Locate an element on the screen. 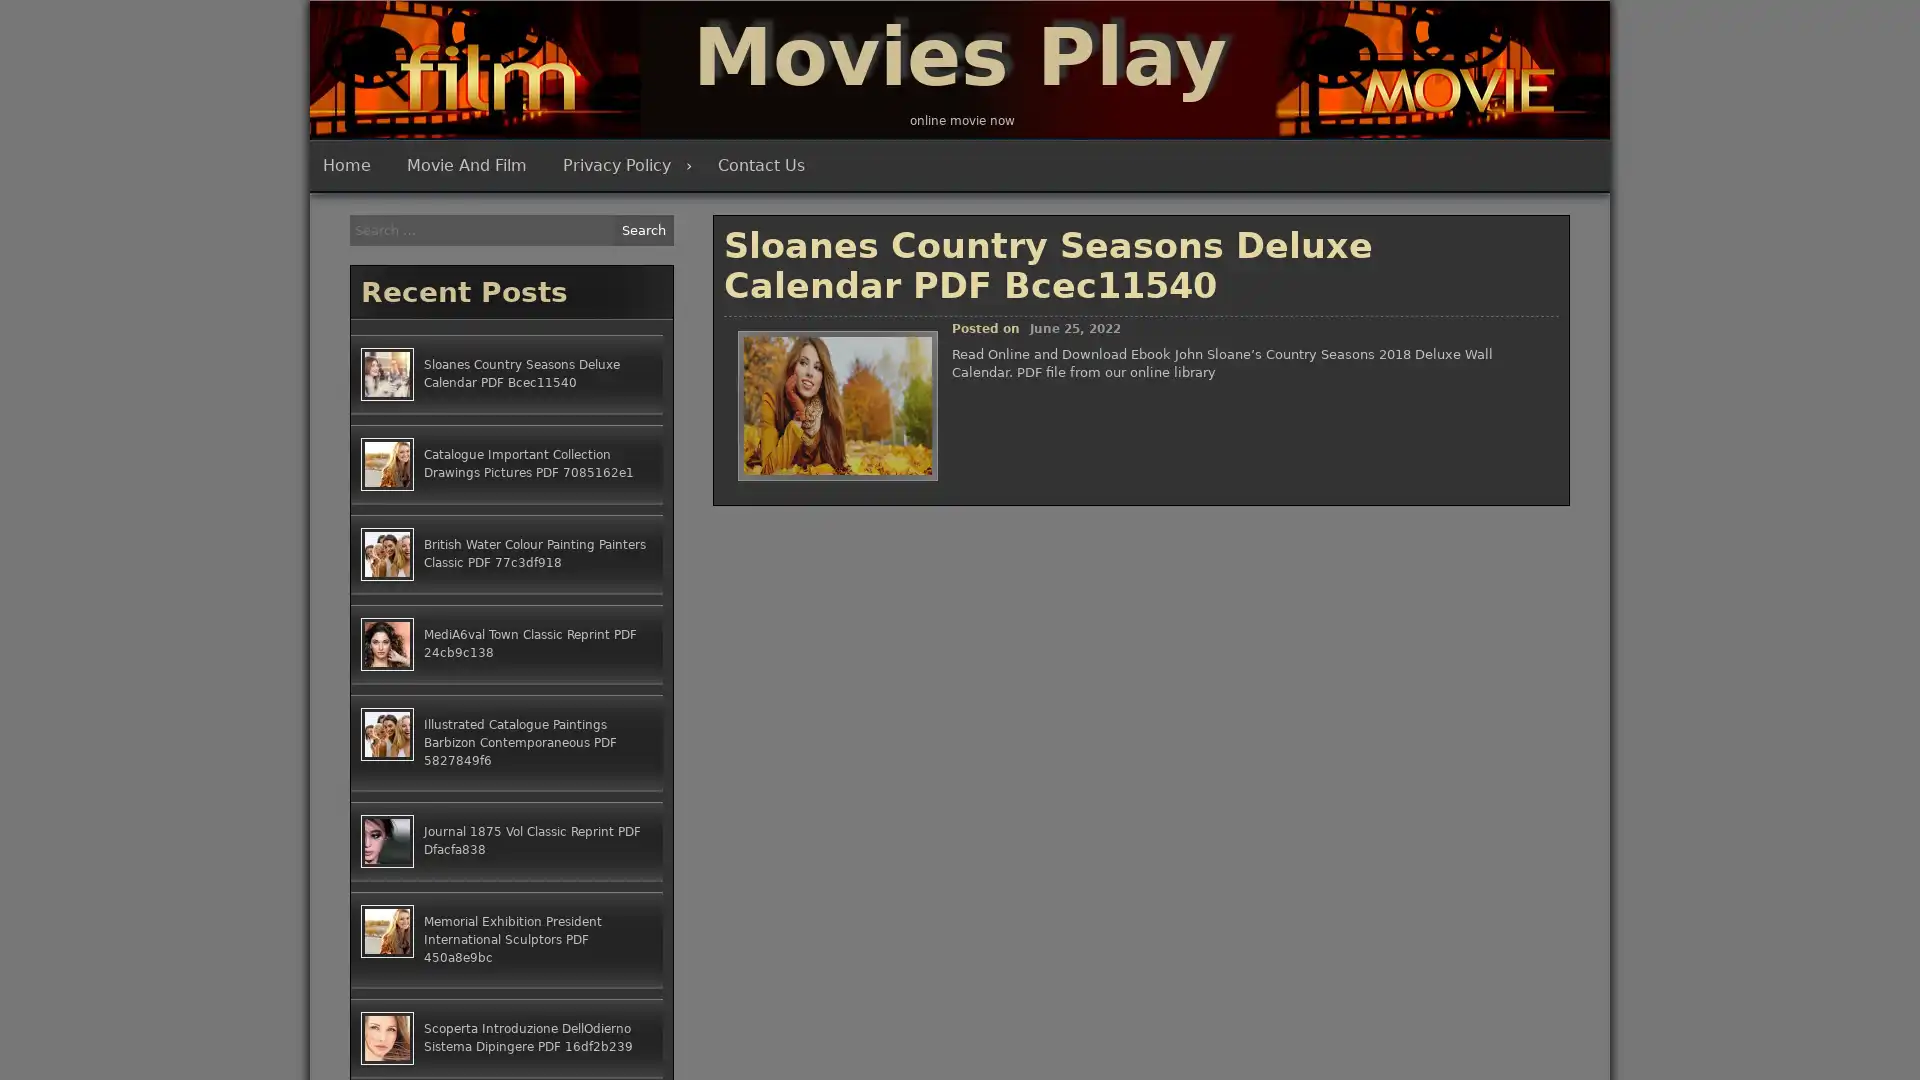  Search is located at coordinates (643, 229).